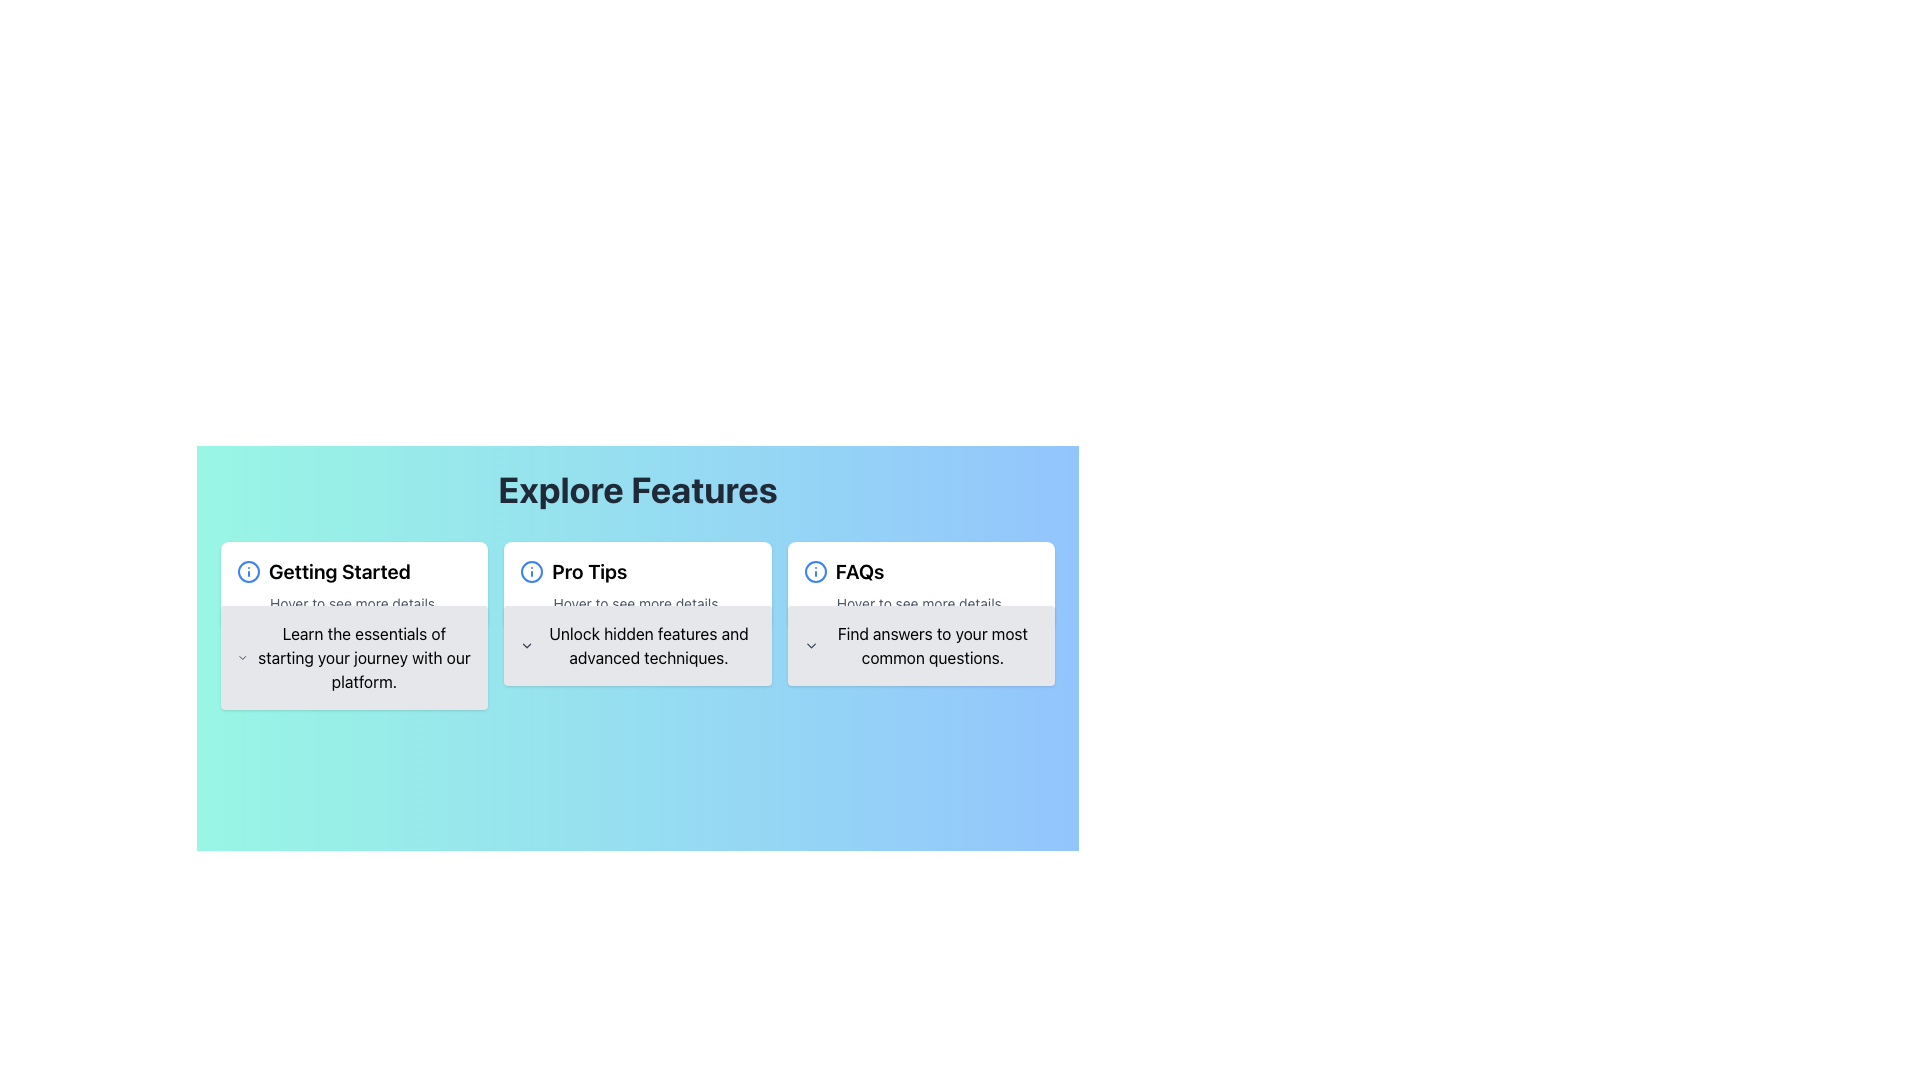 The width and height of the screenshot is (1920, 1080). I want to click on the informational icon located to the left of the 'Pro Tips' text in the header section of the 'Pro Tips' card, so click(532, 571).